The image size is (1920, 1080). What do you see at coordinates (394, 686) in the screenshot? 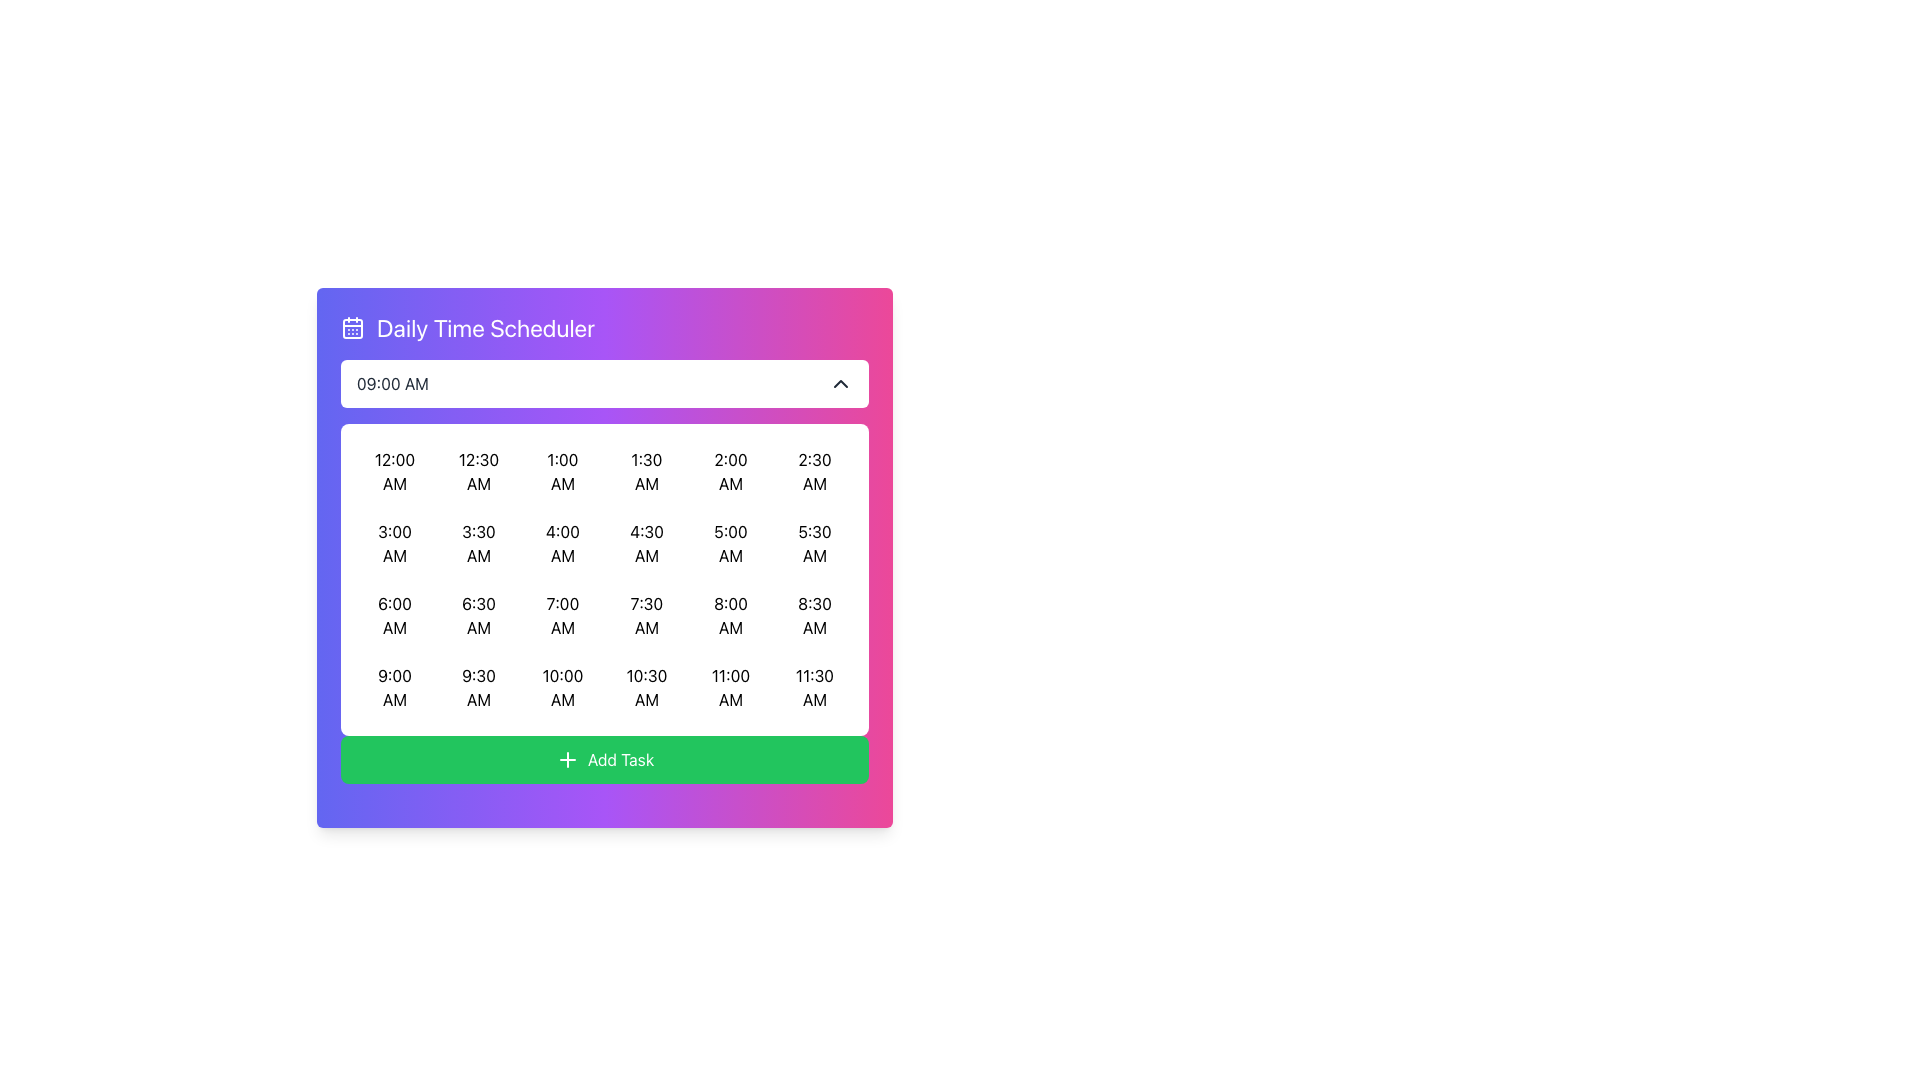
I see `the button labeled '9:00 AM' in the Daily Time Scheduler` at bounding box center [394, 686].